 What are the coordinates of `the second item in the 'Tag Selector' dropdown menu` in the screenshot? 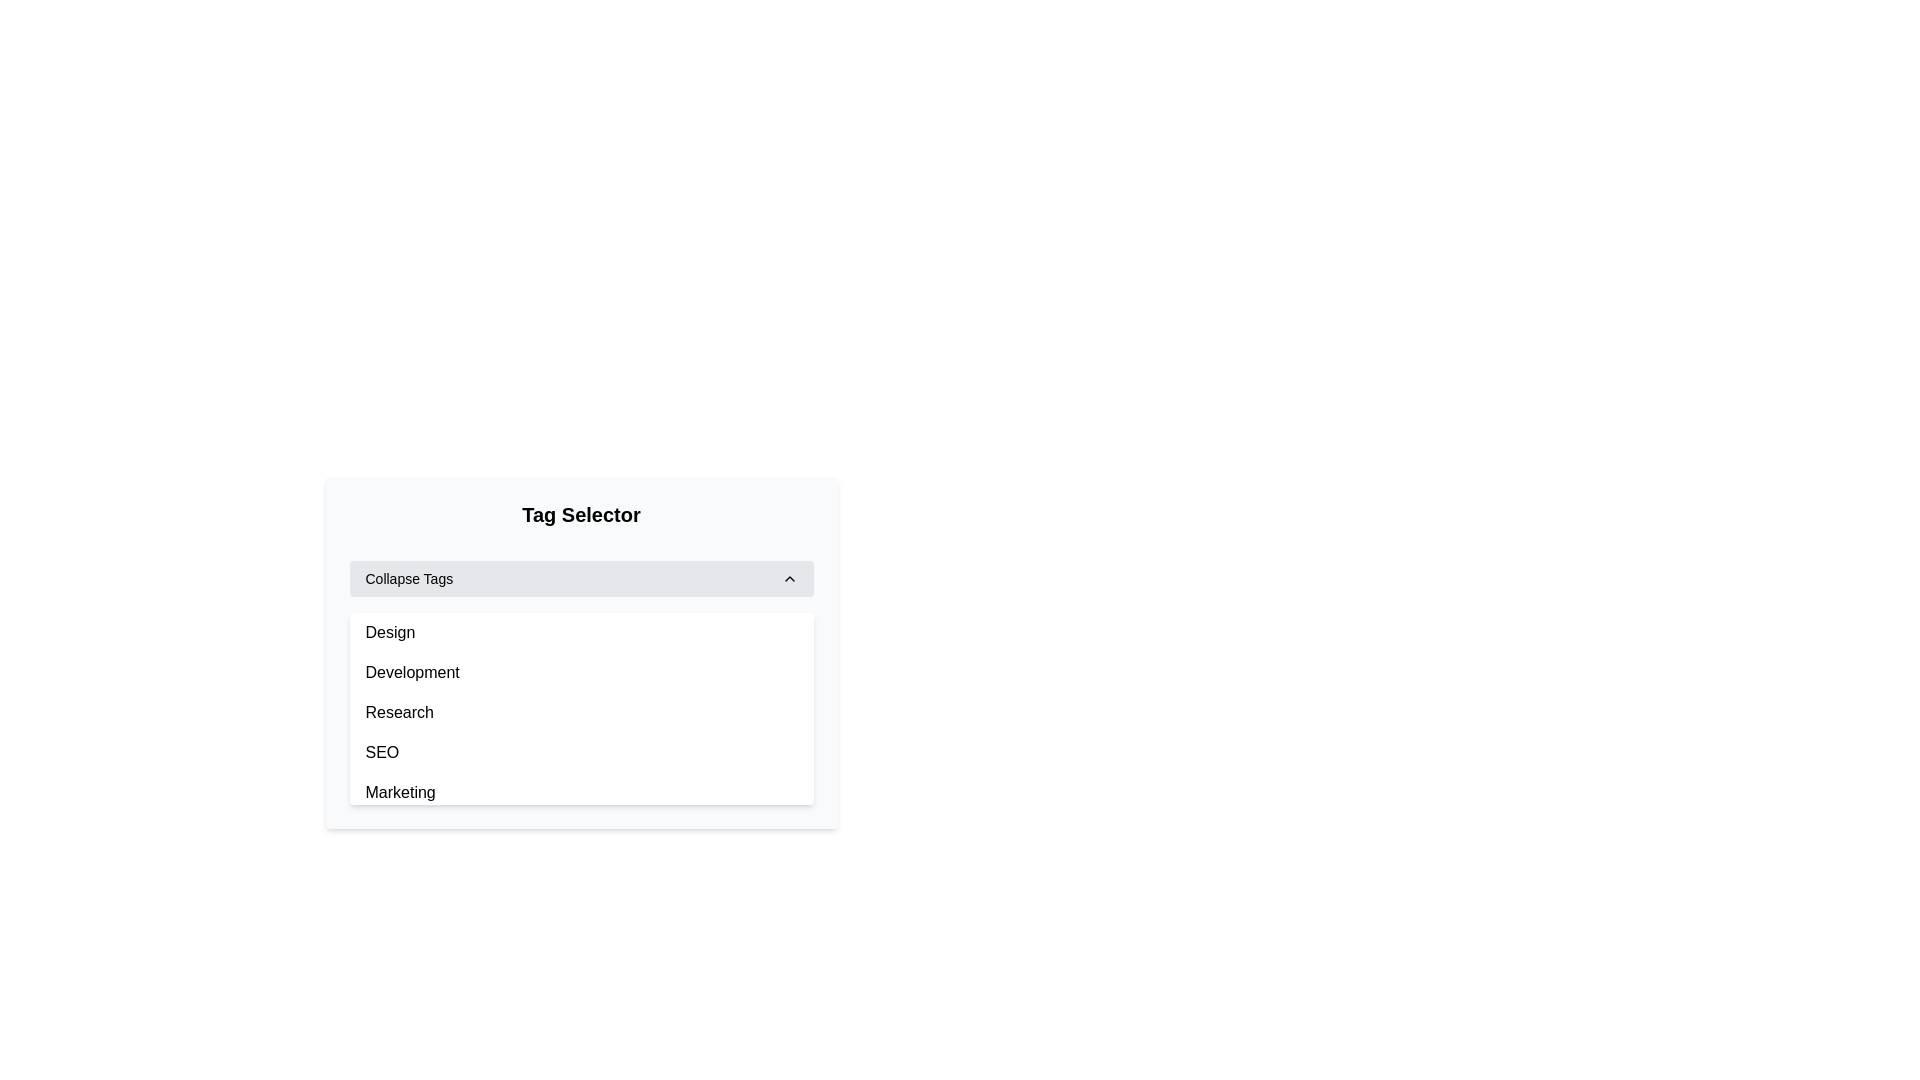 It's located at (580, 672).